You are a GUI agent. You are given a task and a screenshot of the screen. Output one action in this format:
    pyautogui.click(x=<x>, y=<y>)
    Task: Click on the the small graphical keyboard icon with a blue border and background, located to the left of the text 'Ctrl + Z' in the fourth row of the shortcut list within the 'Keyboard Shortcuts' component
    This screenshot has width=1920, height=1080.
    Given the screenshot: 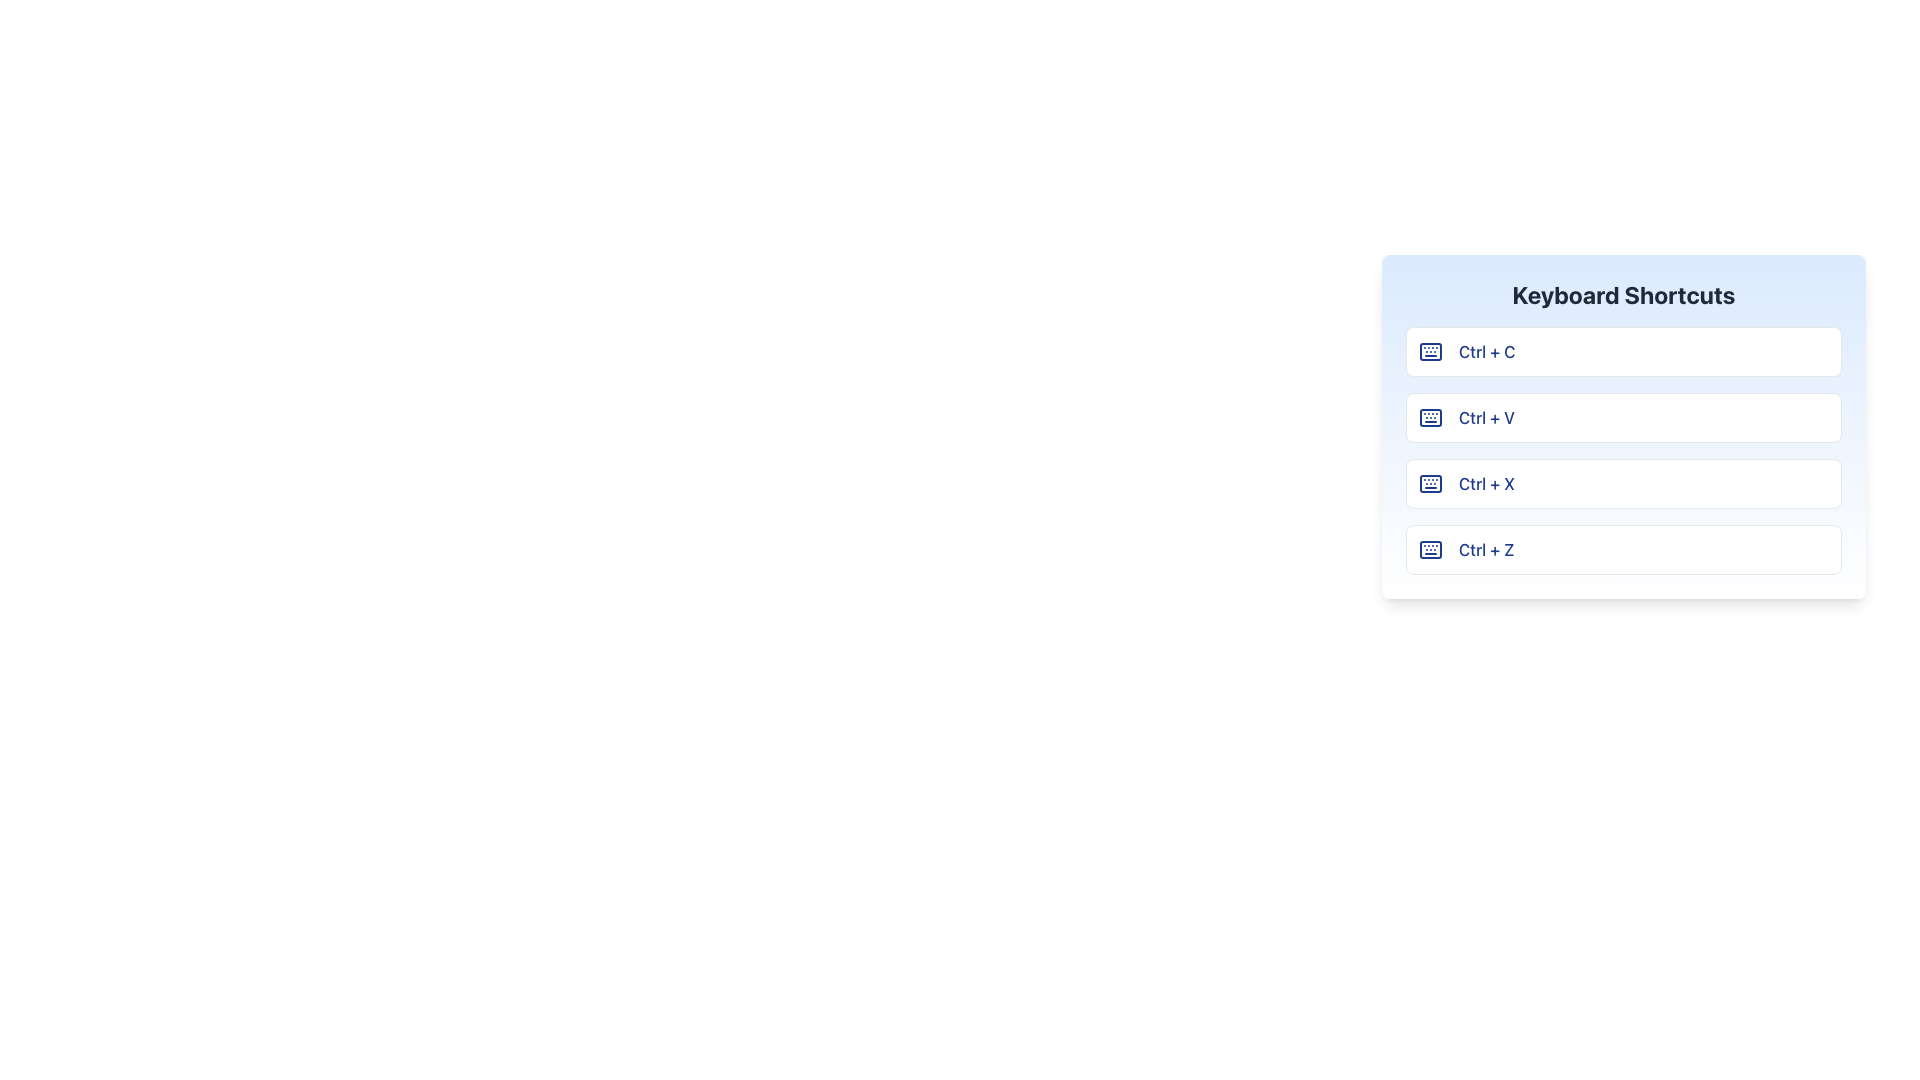 What is the action you would take?
    pyautogui.click(x=1429, y=550)
    